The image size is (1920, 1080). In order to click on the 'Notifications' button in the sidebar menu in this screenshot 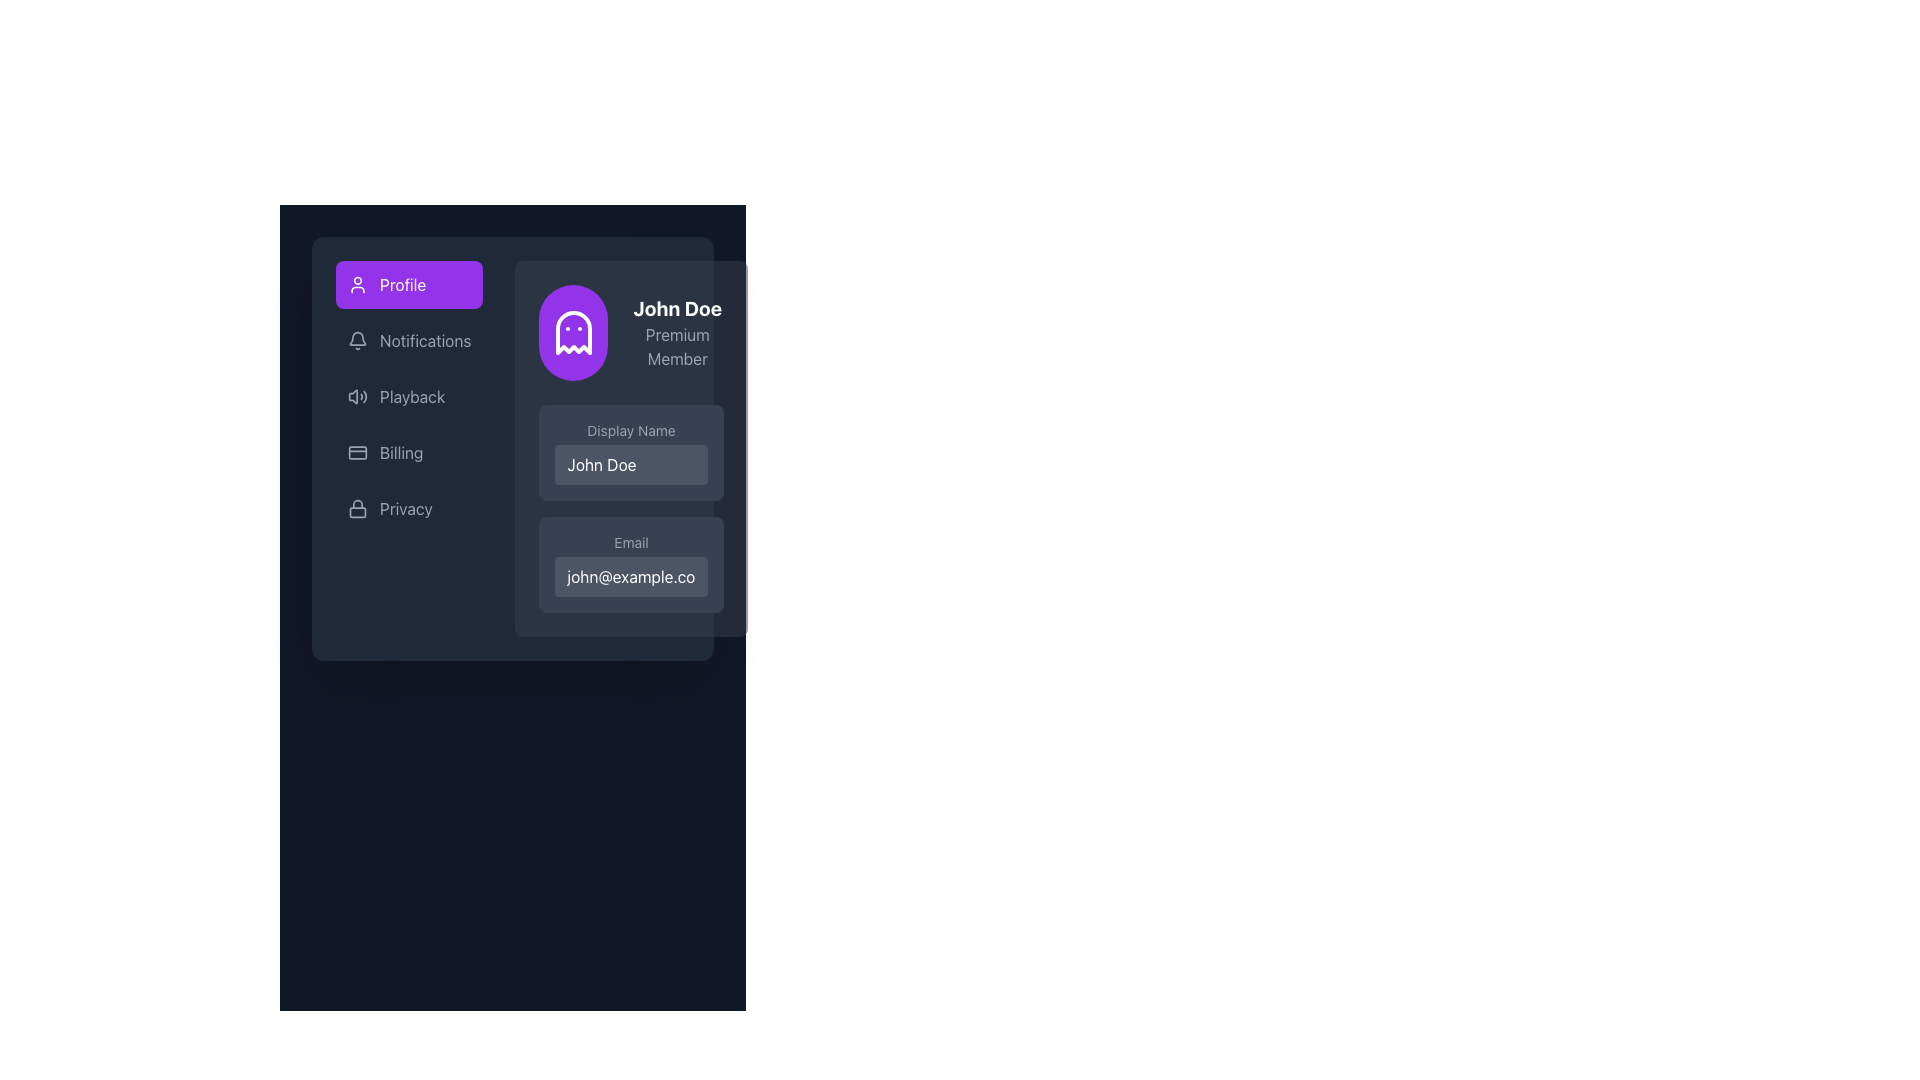, I will do `click(408, 339)`.